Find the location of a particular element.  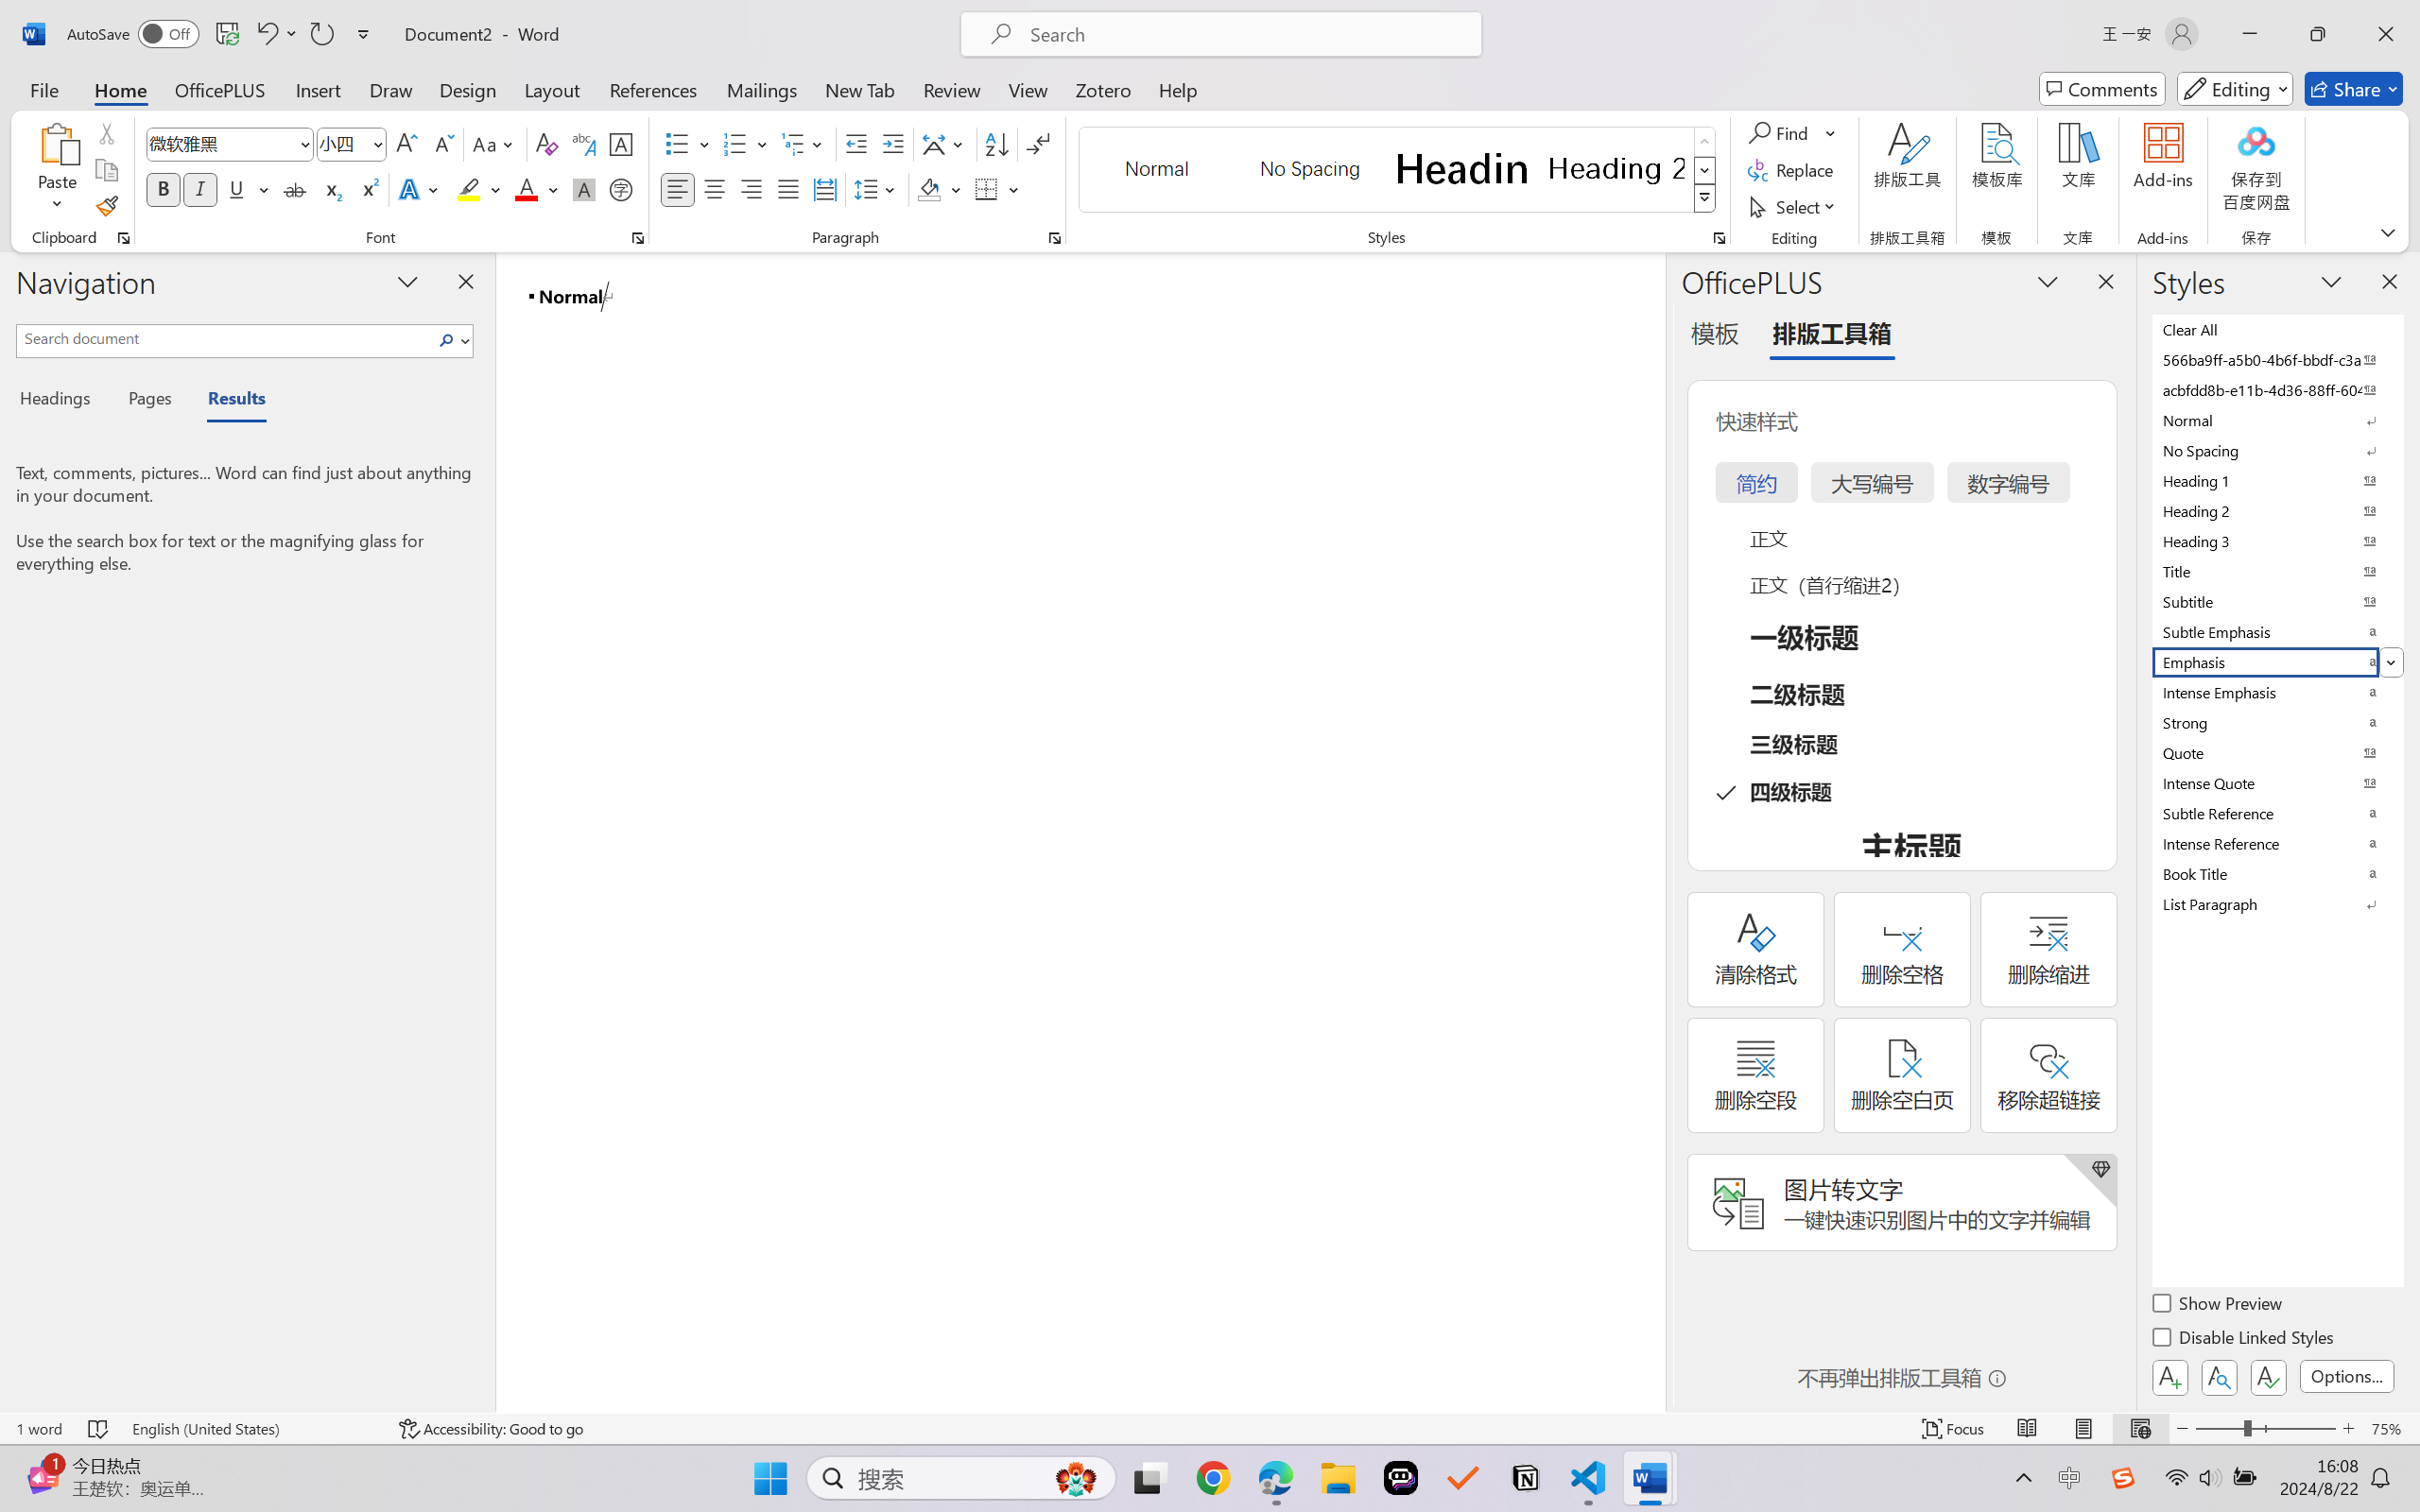

'No Spacing' is located at coordinates (2275, 449).